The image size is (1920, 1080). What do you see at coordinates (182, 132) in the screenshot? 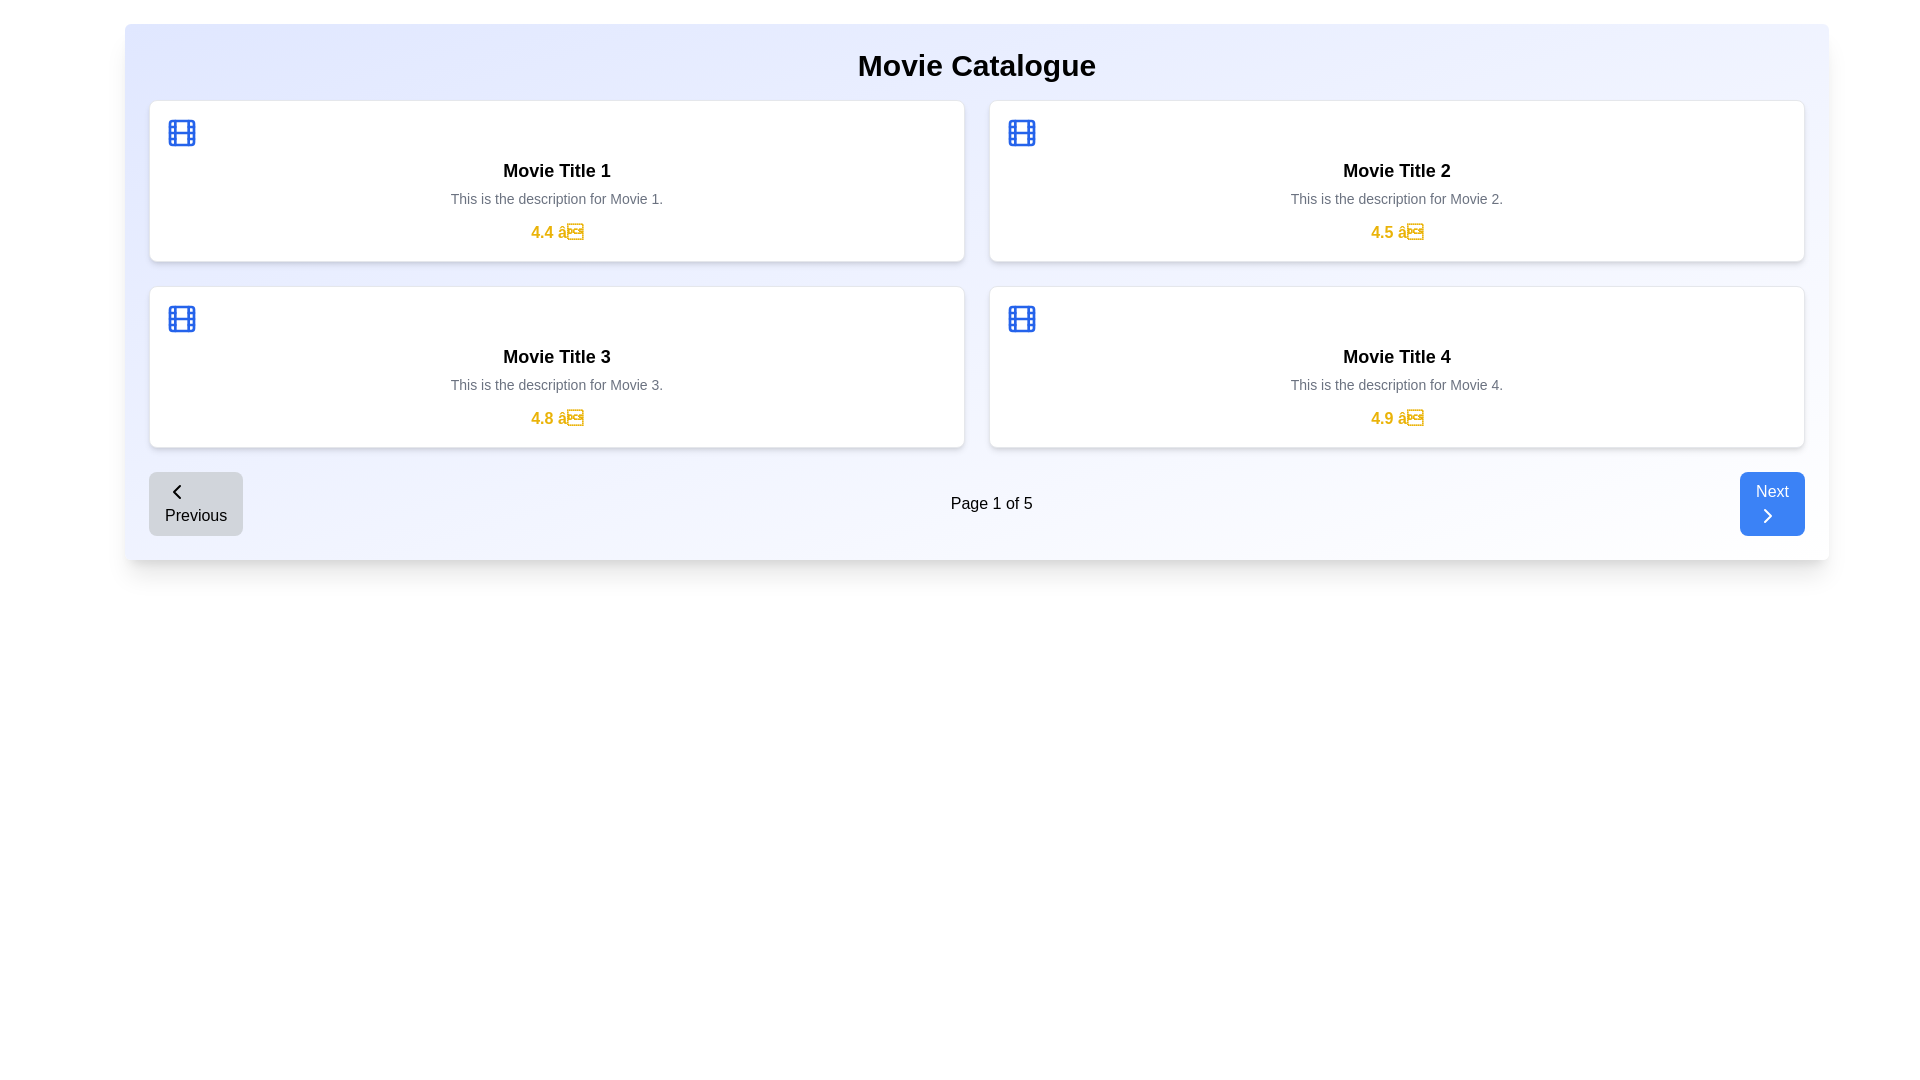
I see `the Decorative SVG component that visually represents the movie reel in the movie card for 'Movie Title 1'` at bounding box center [182, 132].